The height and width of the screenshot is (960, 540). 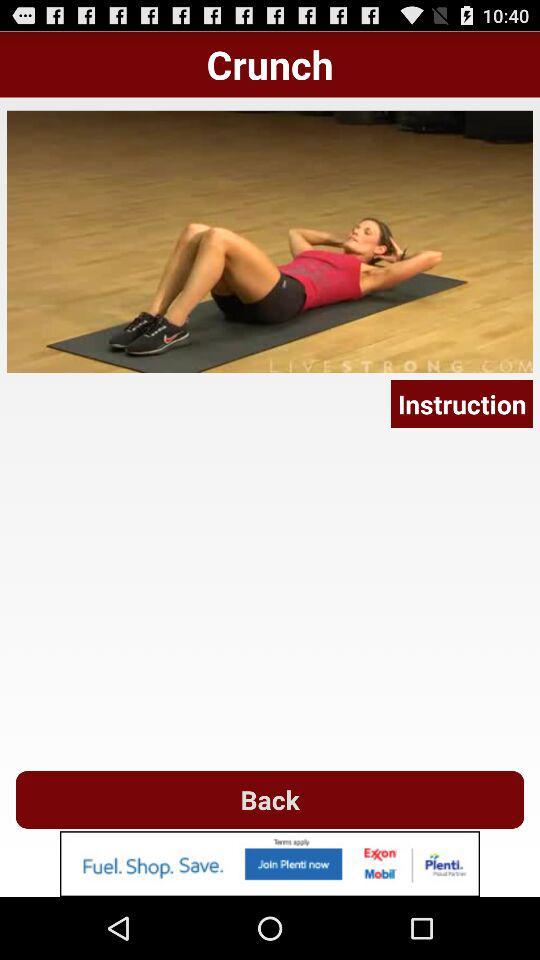 I want to click on launch advertisement, so click(x=270, y=863).